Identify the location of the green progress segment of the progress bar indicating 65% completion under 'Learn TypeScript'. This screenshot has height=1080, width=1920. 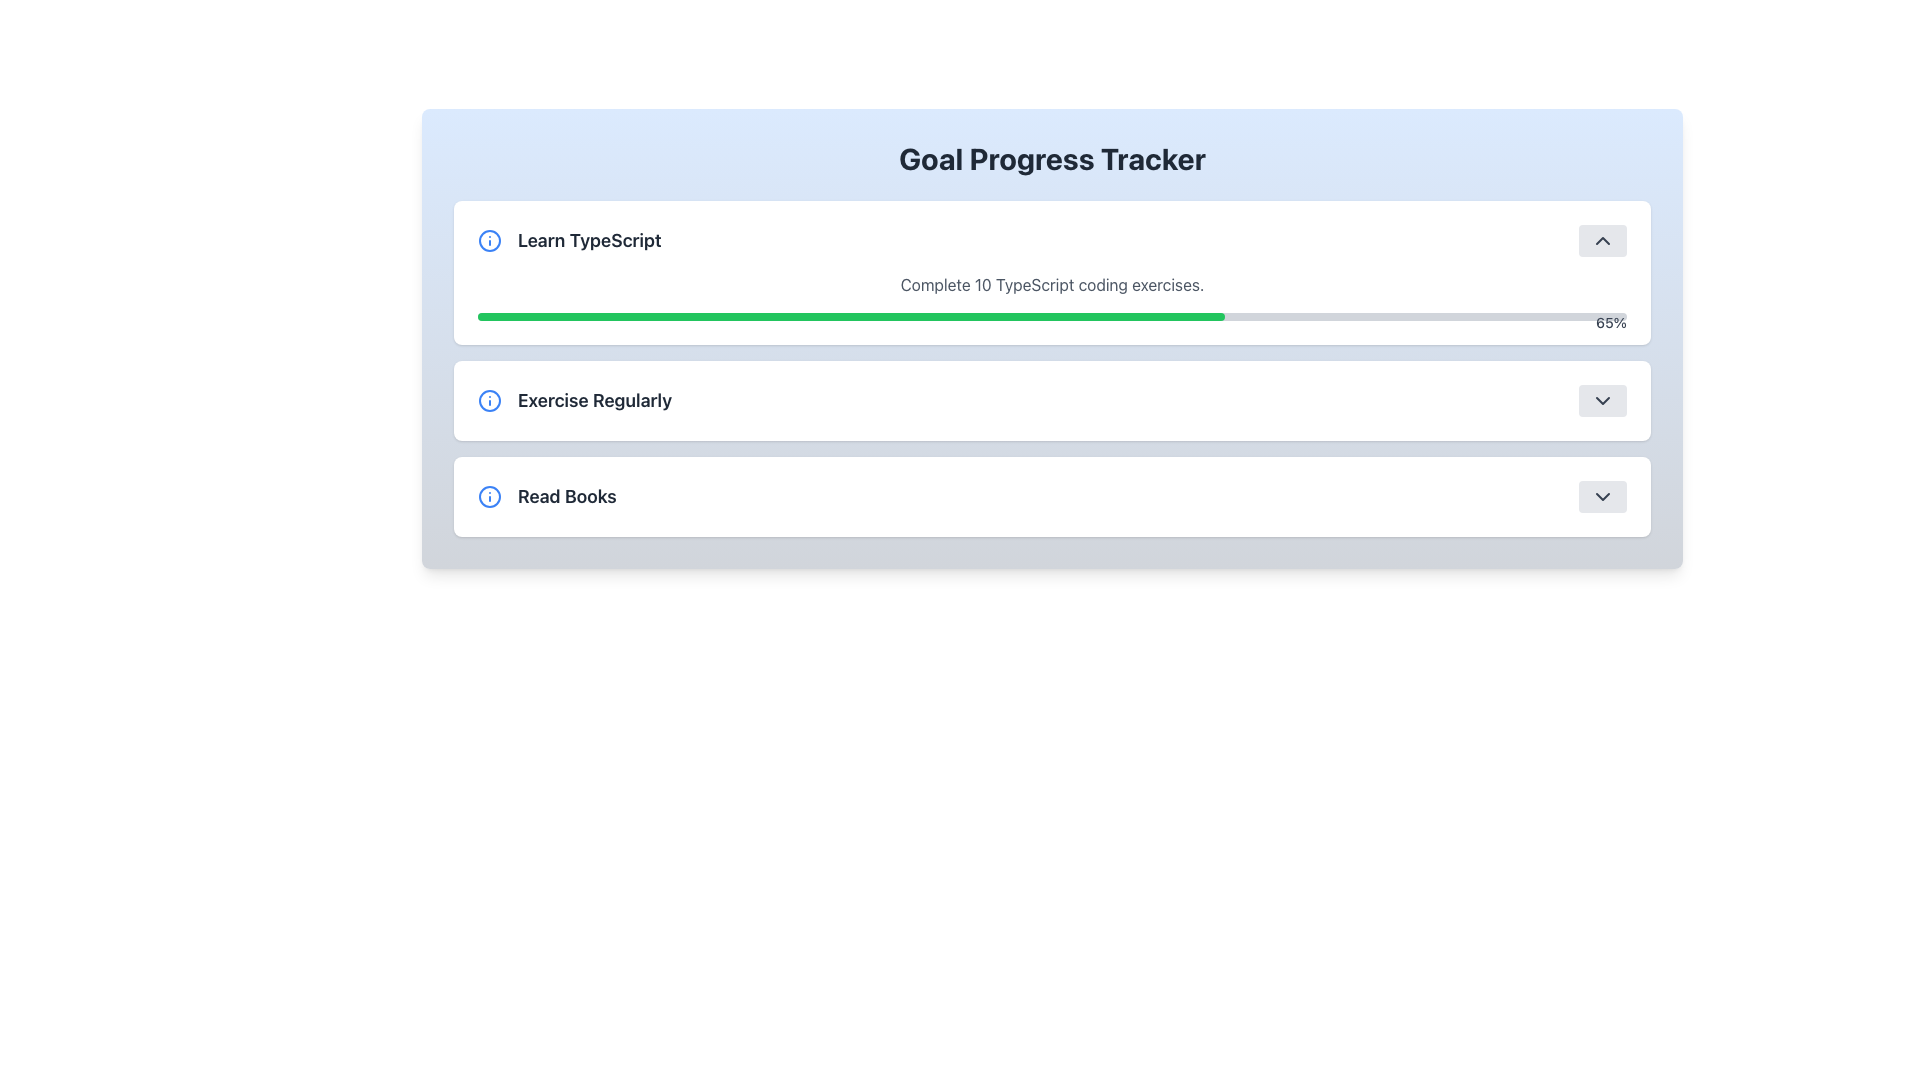
(851, 315).